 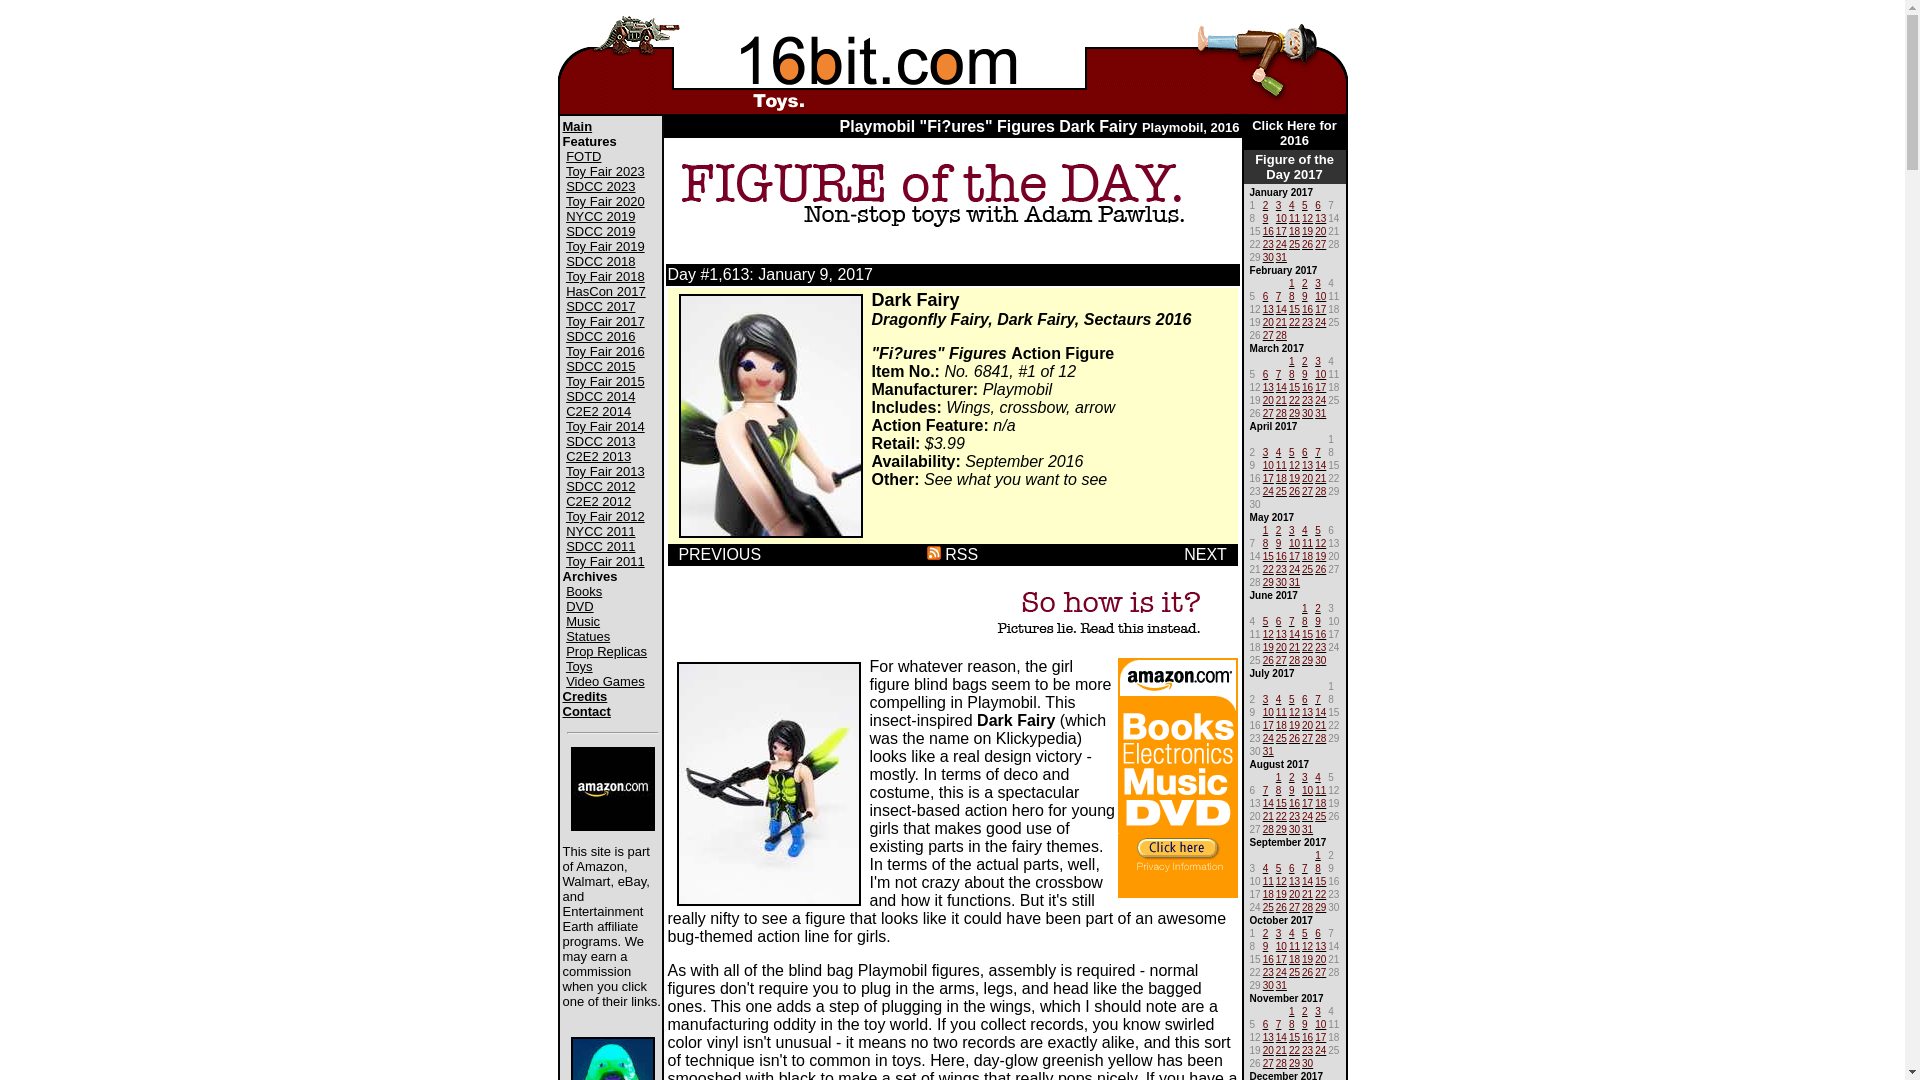 What do you see at coordinates (604, 291) in the screenshot?
I see `'HasCon 2017'` at bounding box center [604, 291].